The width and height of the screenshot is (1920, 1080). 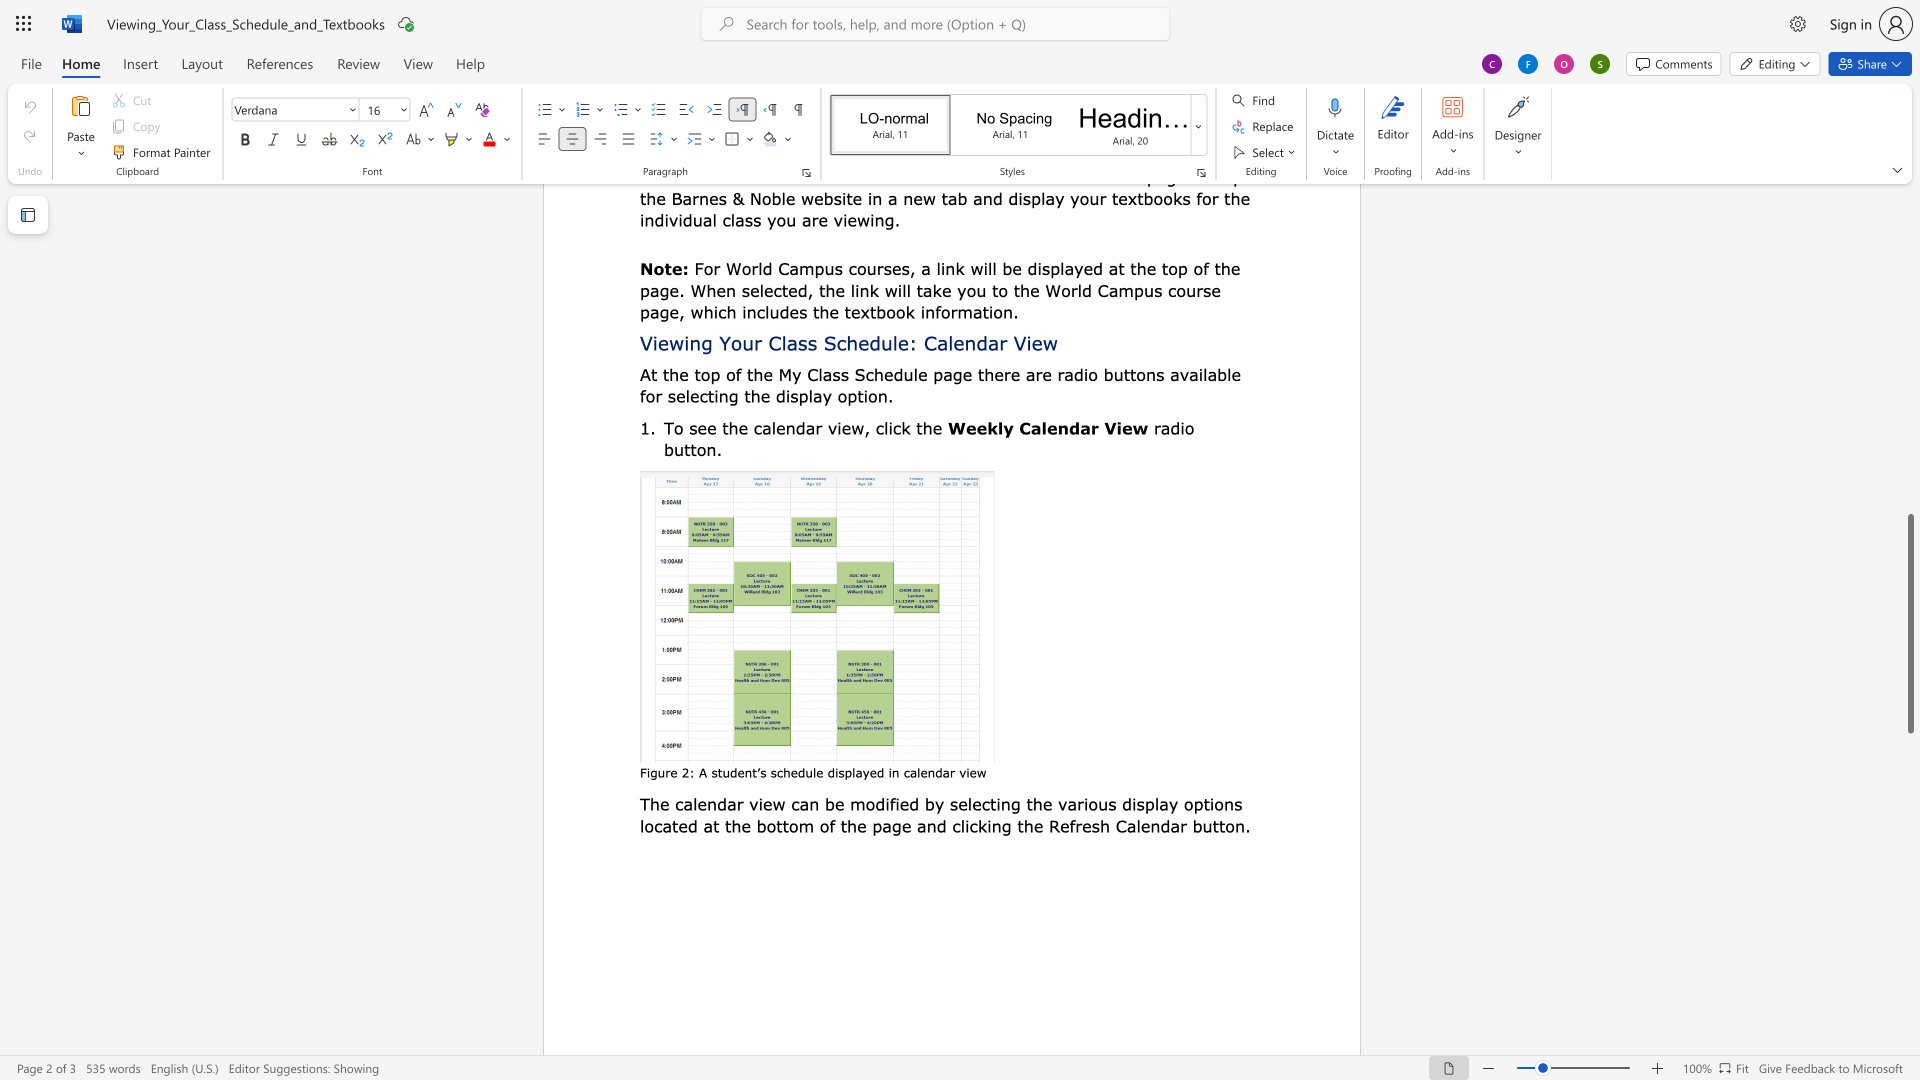 What do you see at coordinates (1909, 280) in the screenshot?
I see `the scrollbar on the right to move the page upward` at bounding box center [1909, 280].